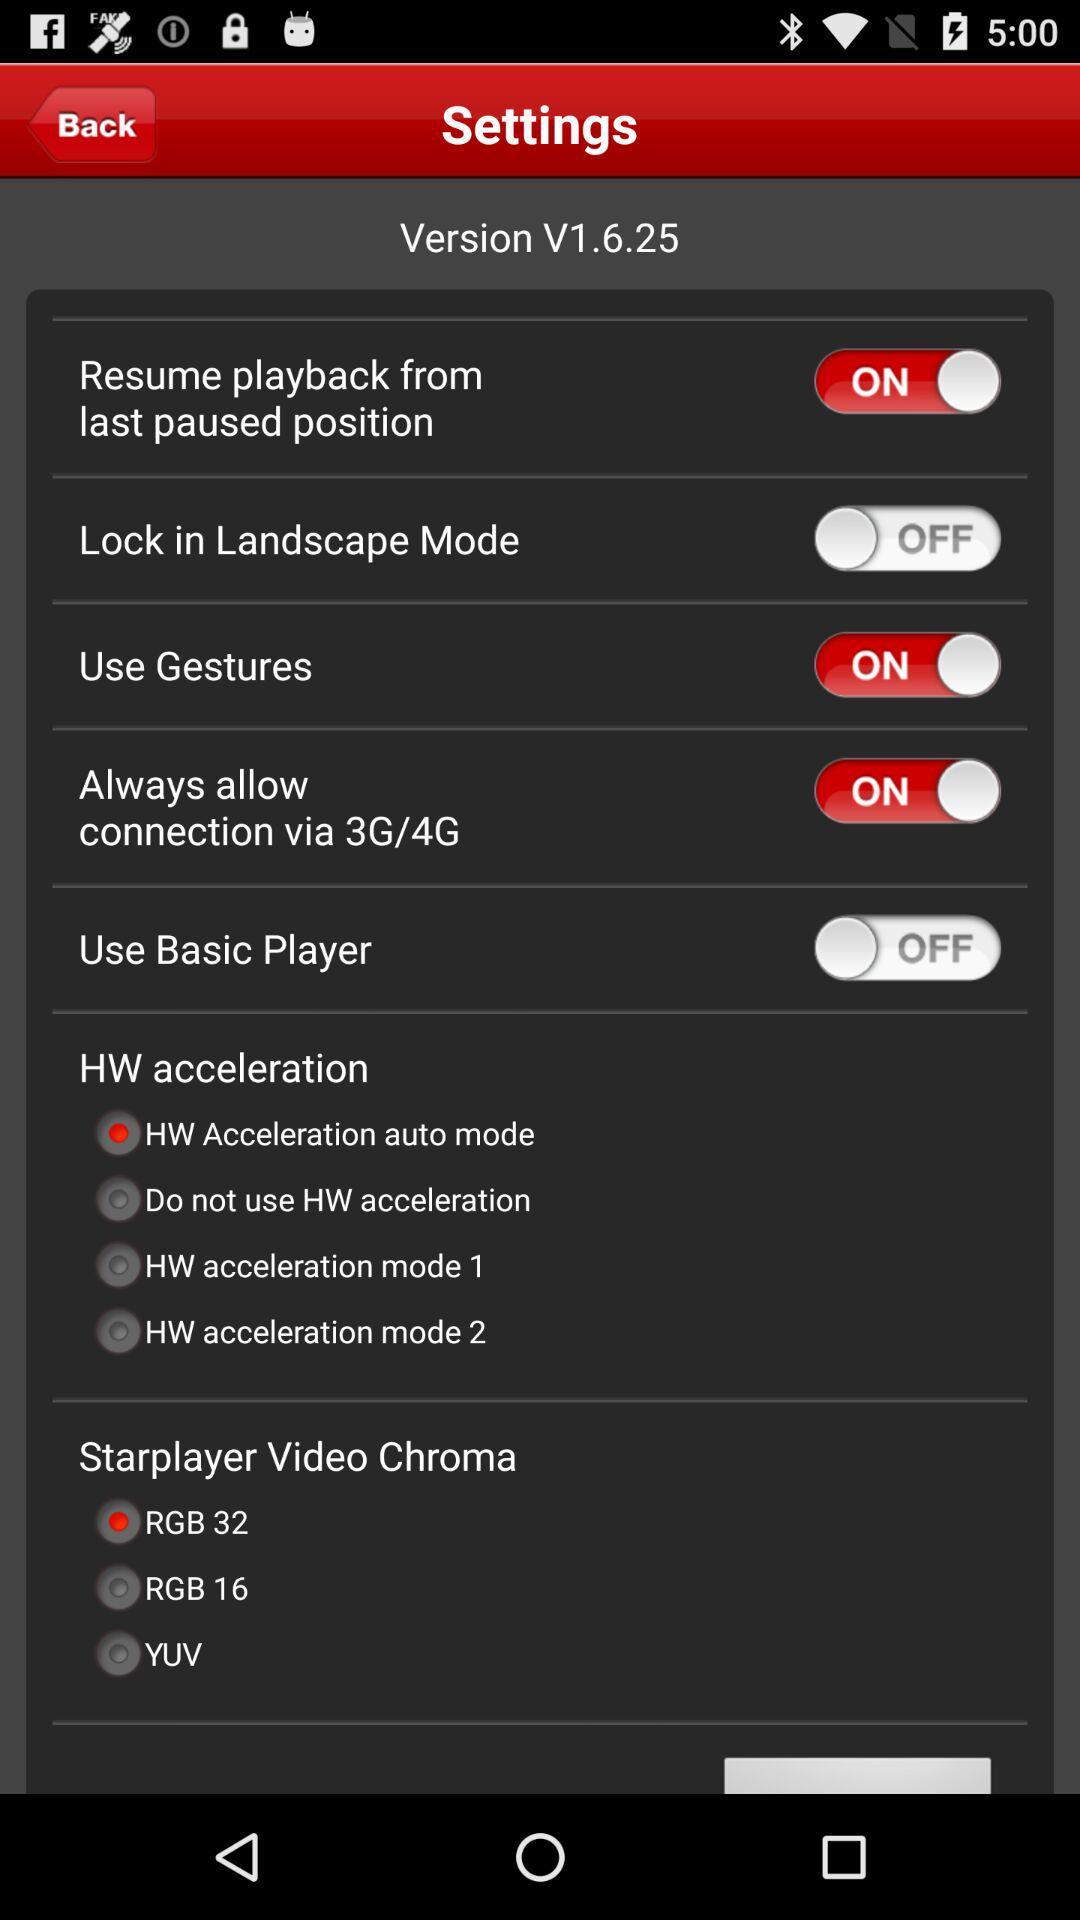  I want to click on the item below the rgb 16 radio button, so click(146, 1653).